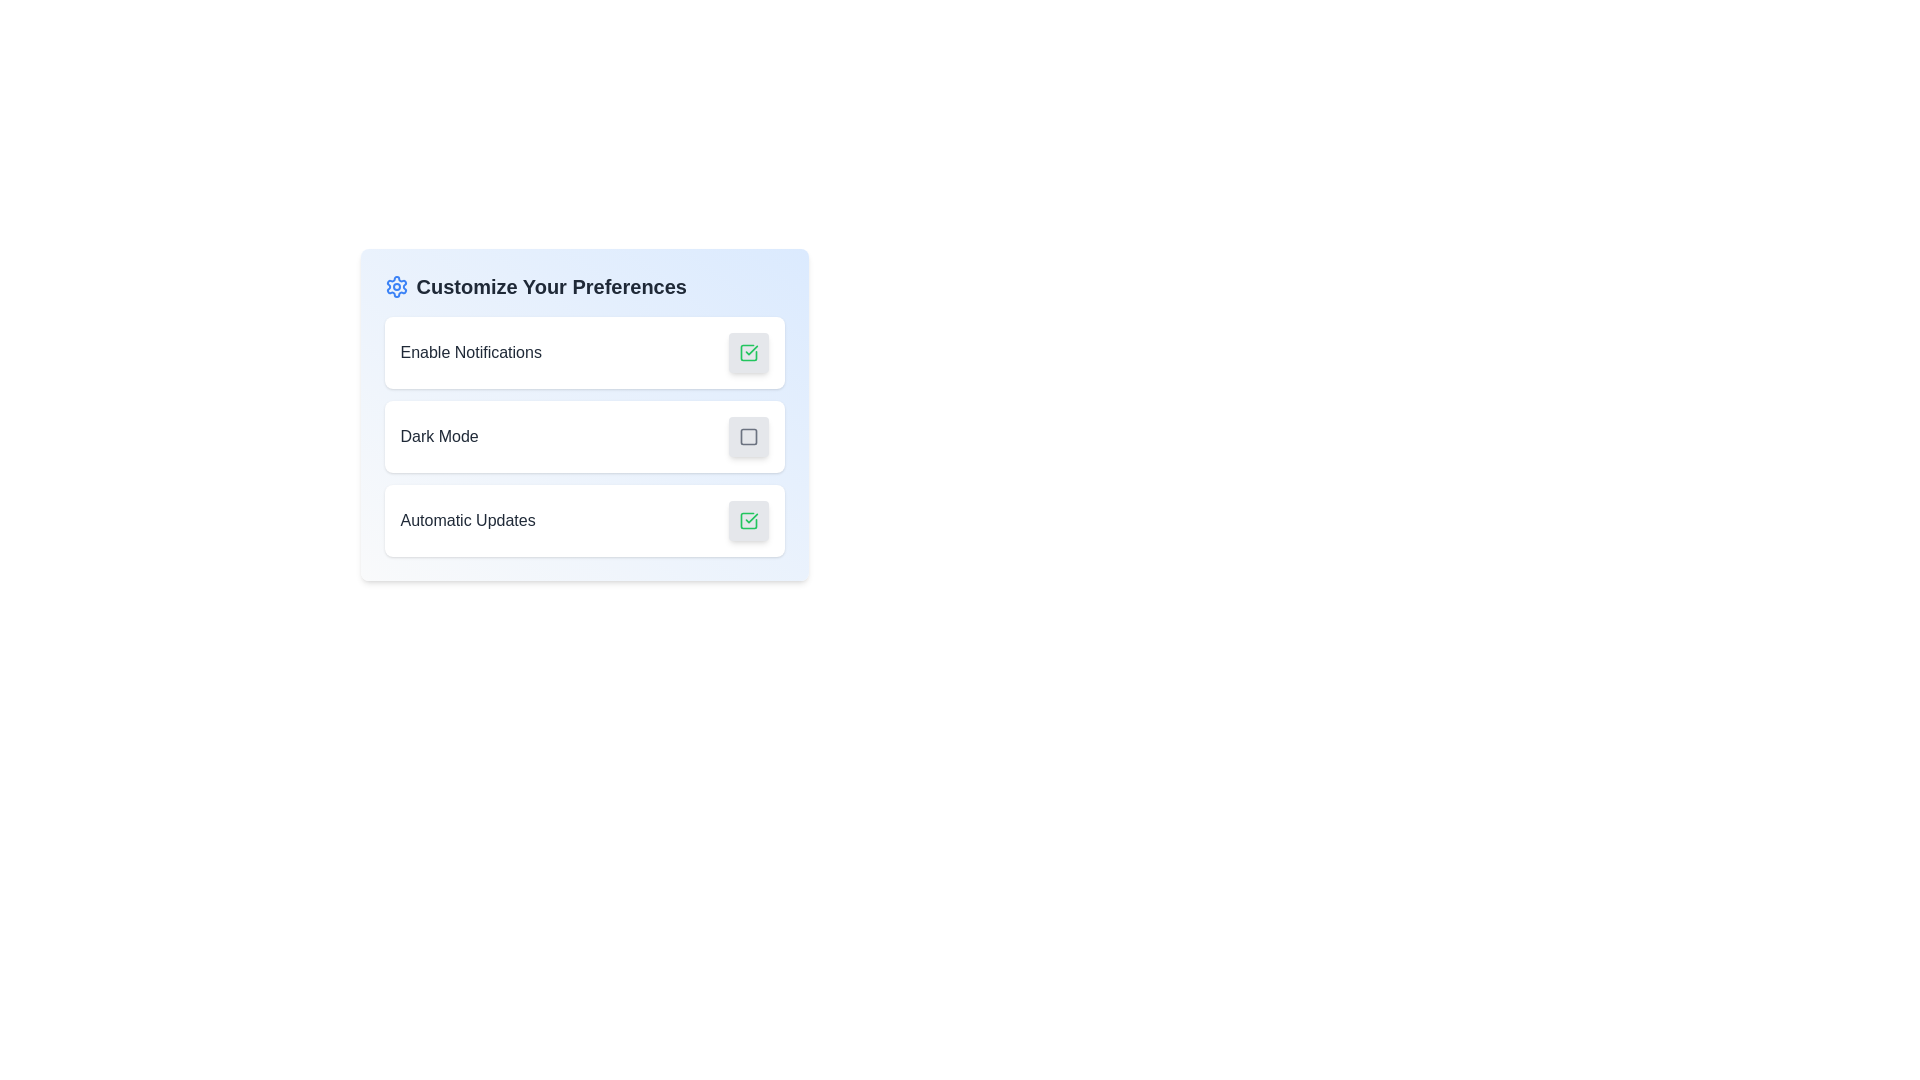 The height and width of the screenshot is (1080, 1920). I want to click on the Text Label with Icon that says 'Customize Your Preferences' which is styled in a bold, large font and accompanied by a blue gear icon, so click(583, 286).